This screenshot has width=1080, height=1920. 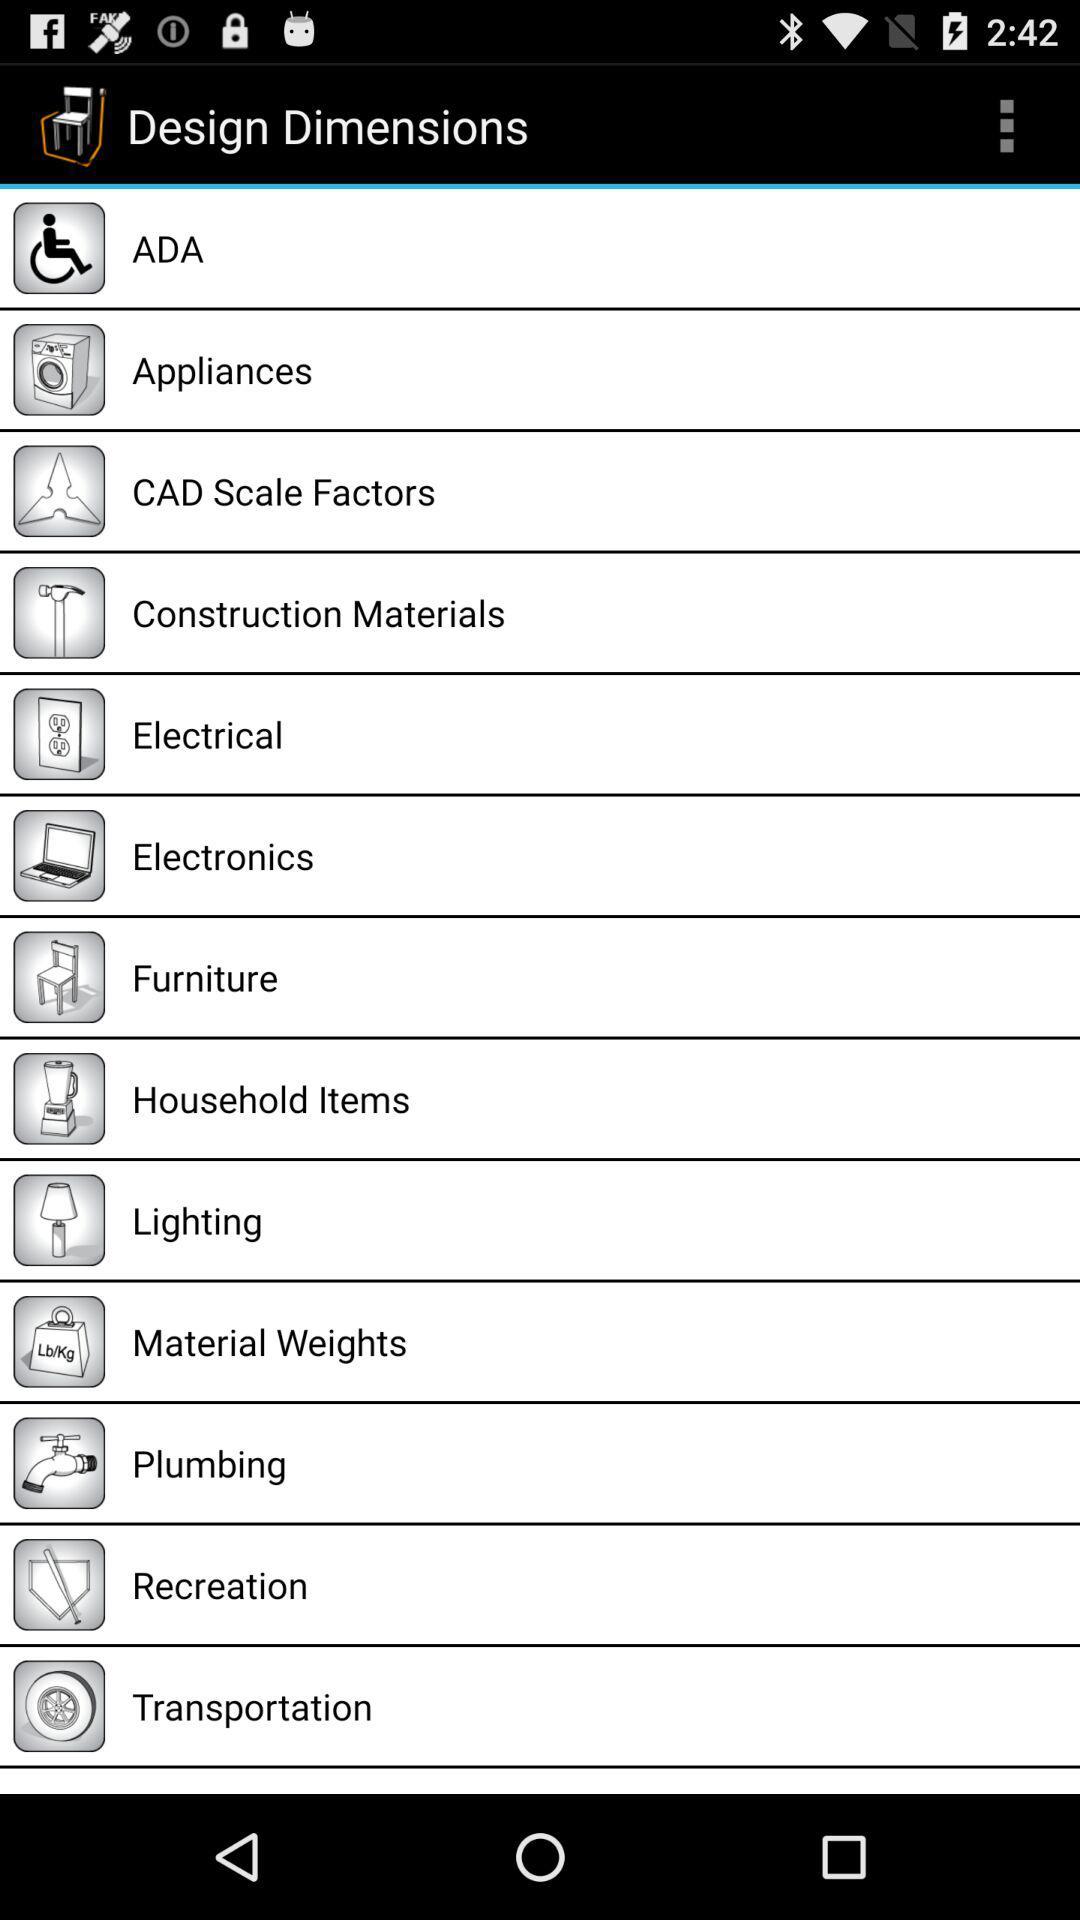 What do you see at coordinates (598, 611) in the screenshot?
I see `construction materials icon` at bounding box center [598, 611].